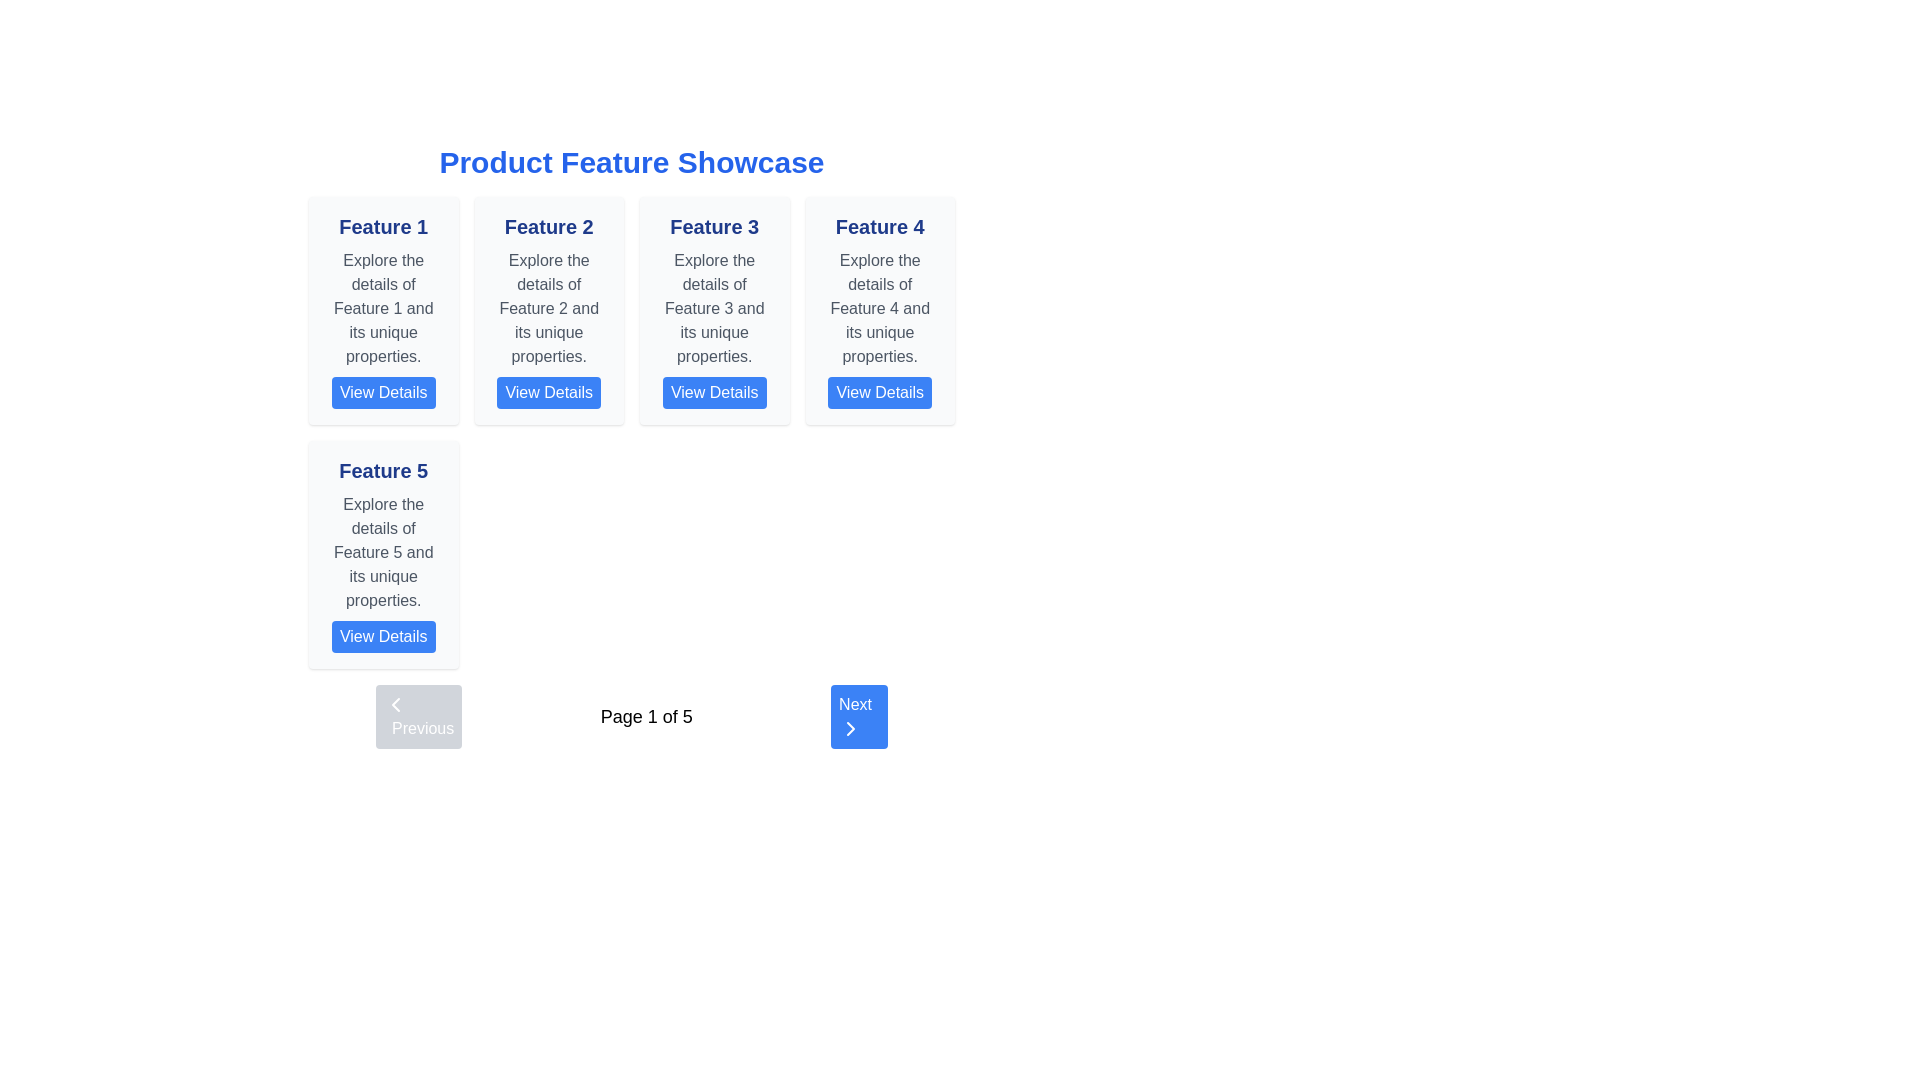 This screenshot has height=1080, width=1920. I want to click on descriptive text block summarizing the characteristics and purpose of Feature 3, which is located below its header and above an interactive button in the third column of feature cards, so click(714, 308).